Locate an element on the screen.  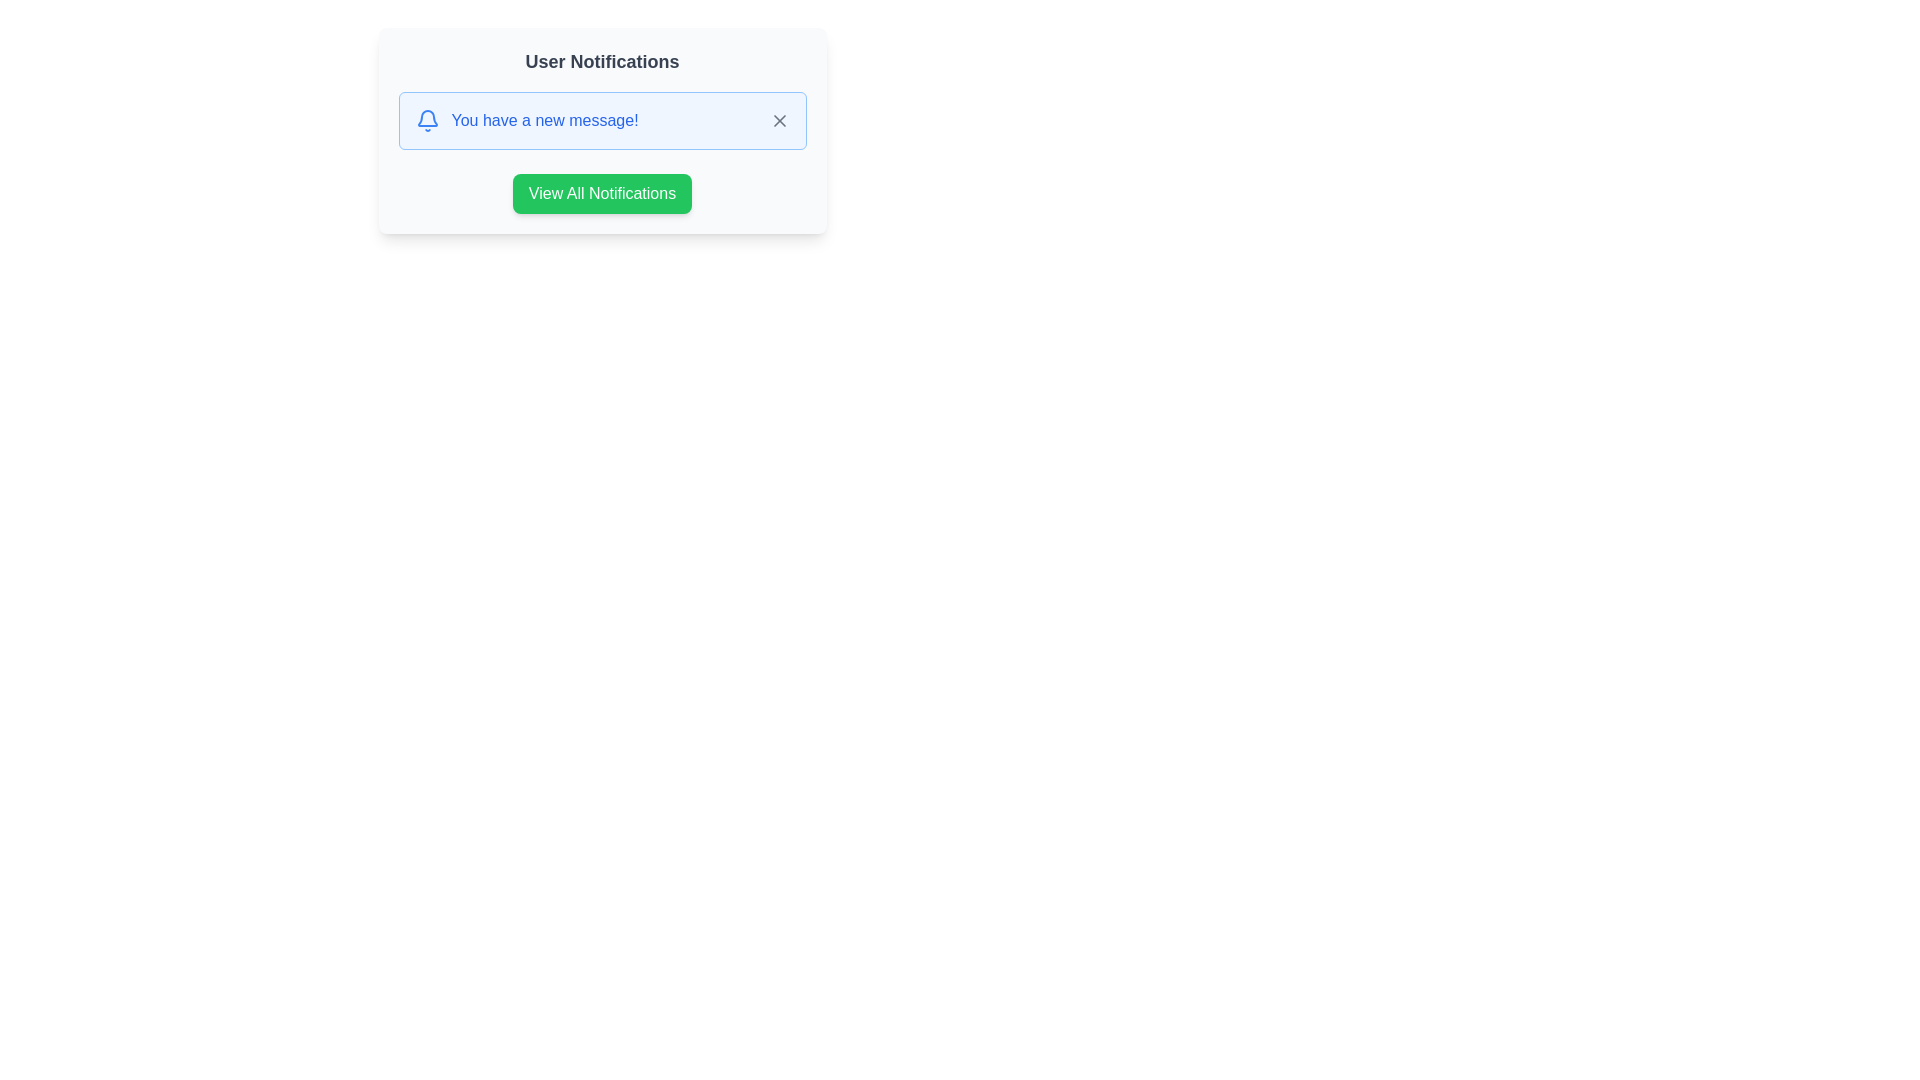
the green button labeled 'View All Notifications' to observe the hover effects is located at coordinates (601, 193).